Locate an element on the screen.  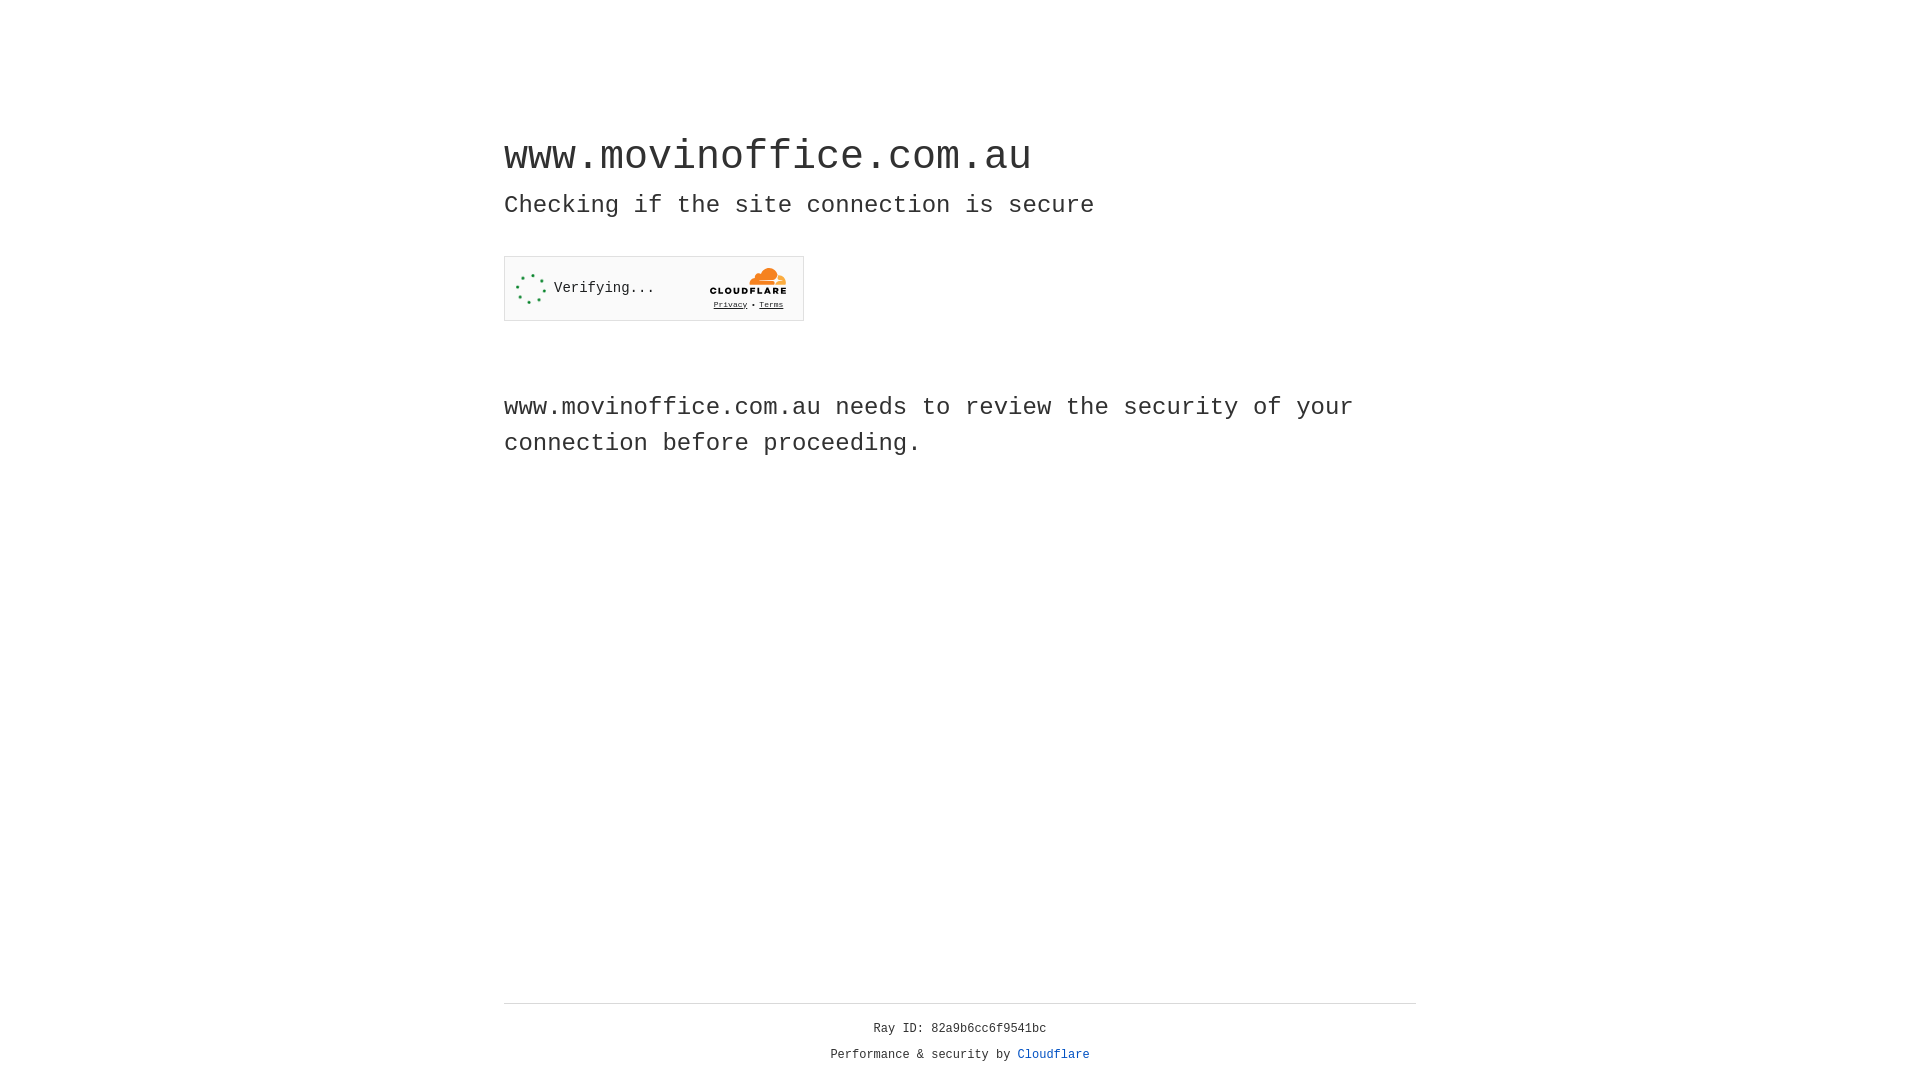
'Widget containing a Cloudflare security challenge' is located at coordinates (653, 288).